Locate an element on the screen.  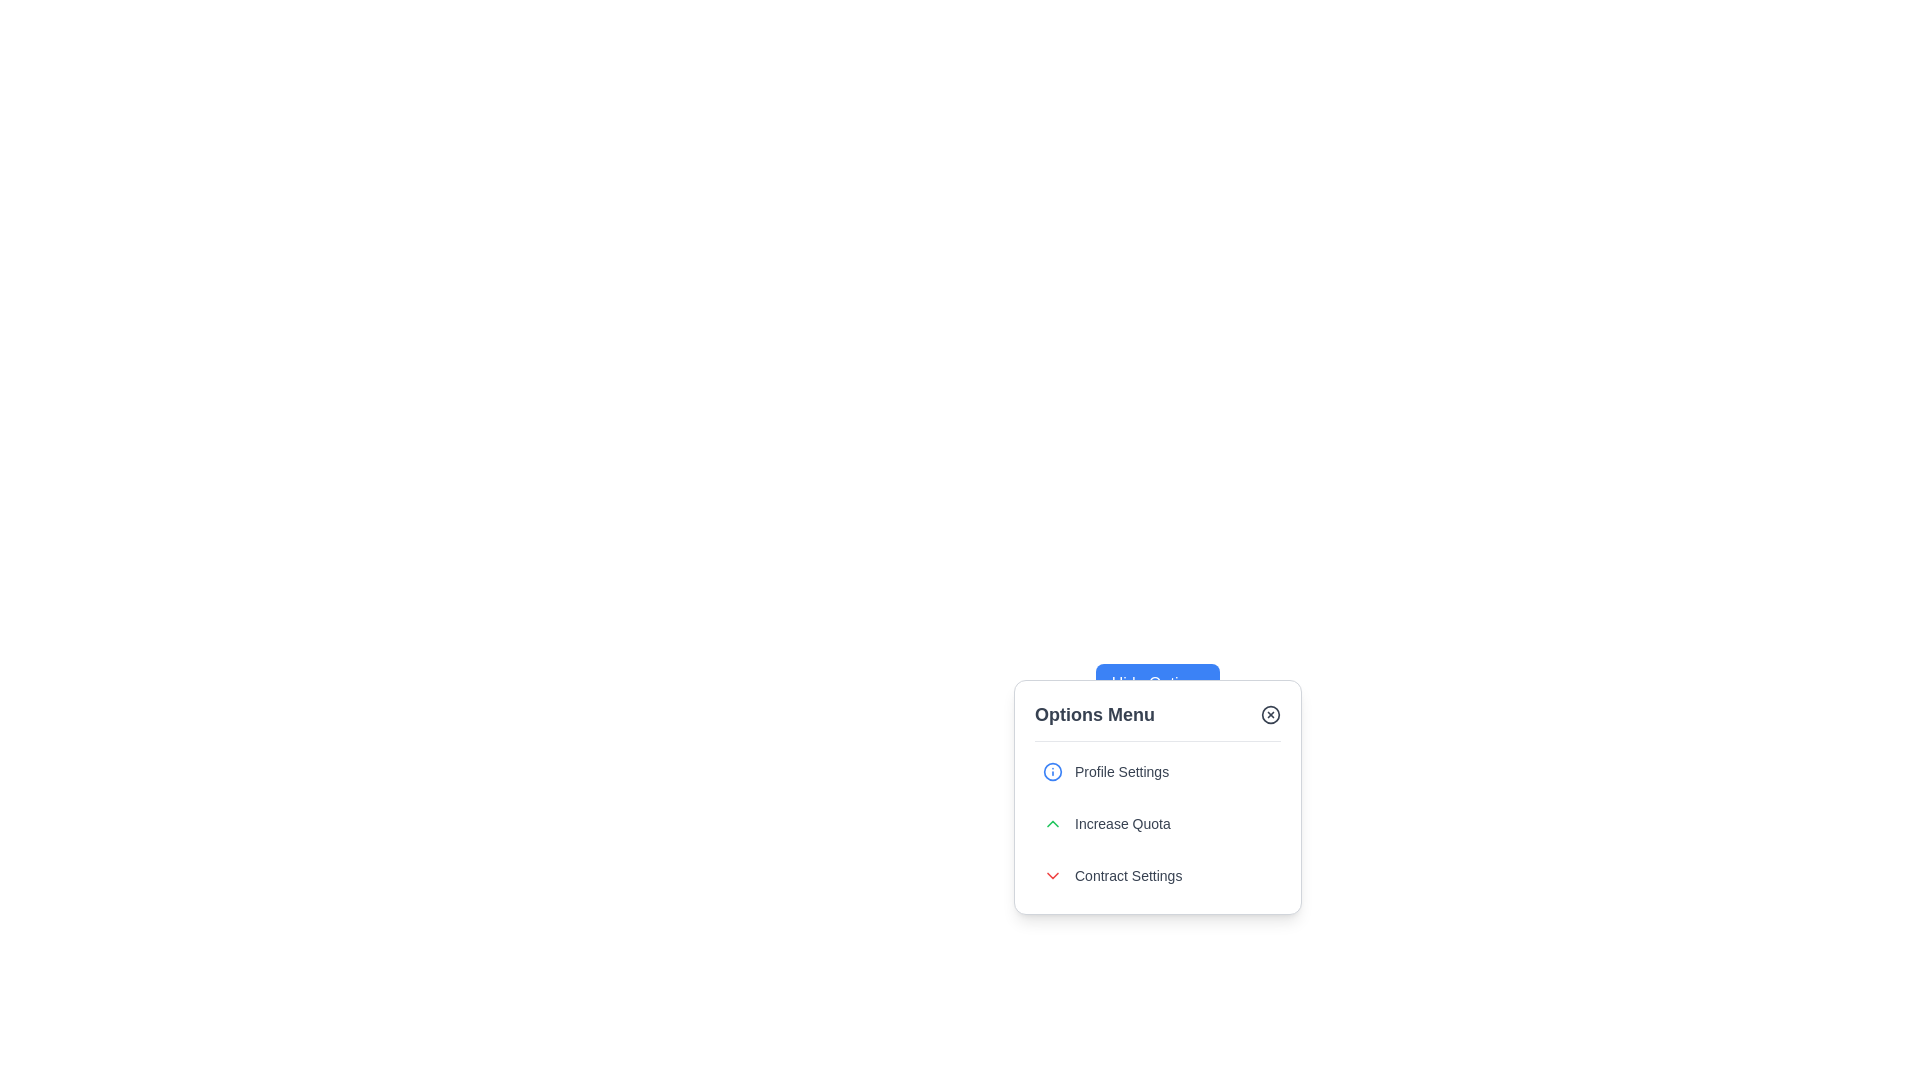
the informational icon located at the leftmost part of the 'Profile Settings' row under the 'Options Menu' is located at coordinates (1051, 770).